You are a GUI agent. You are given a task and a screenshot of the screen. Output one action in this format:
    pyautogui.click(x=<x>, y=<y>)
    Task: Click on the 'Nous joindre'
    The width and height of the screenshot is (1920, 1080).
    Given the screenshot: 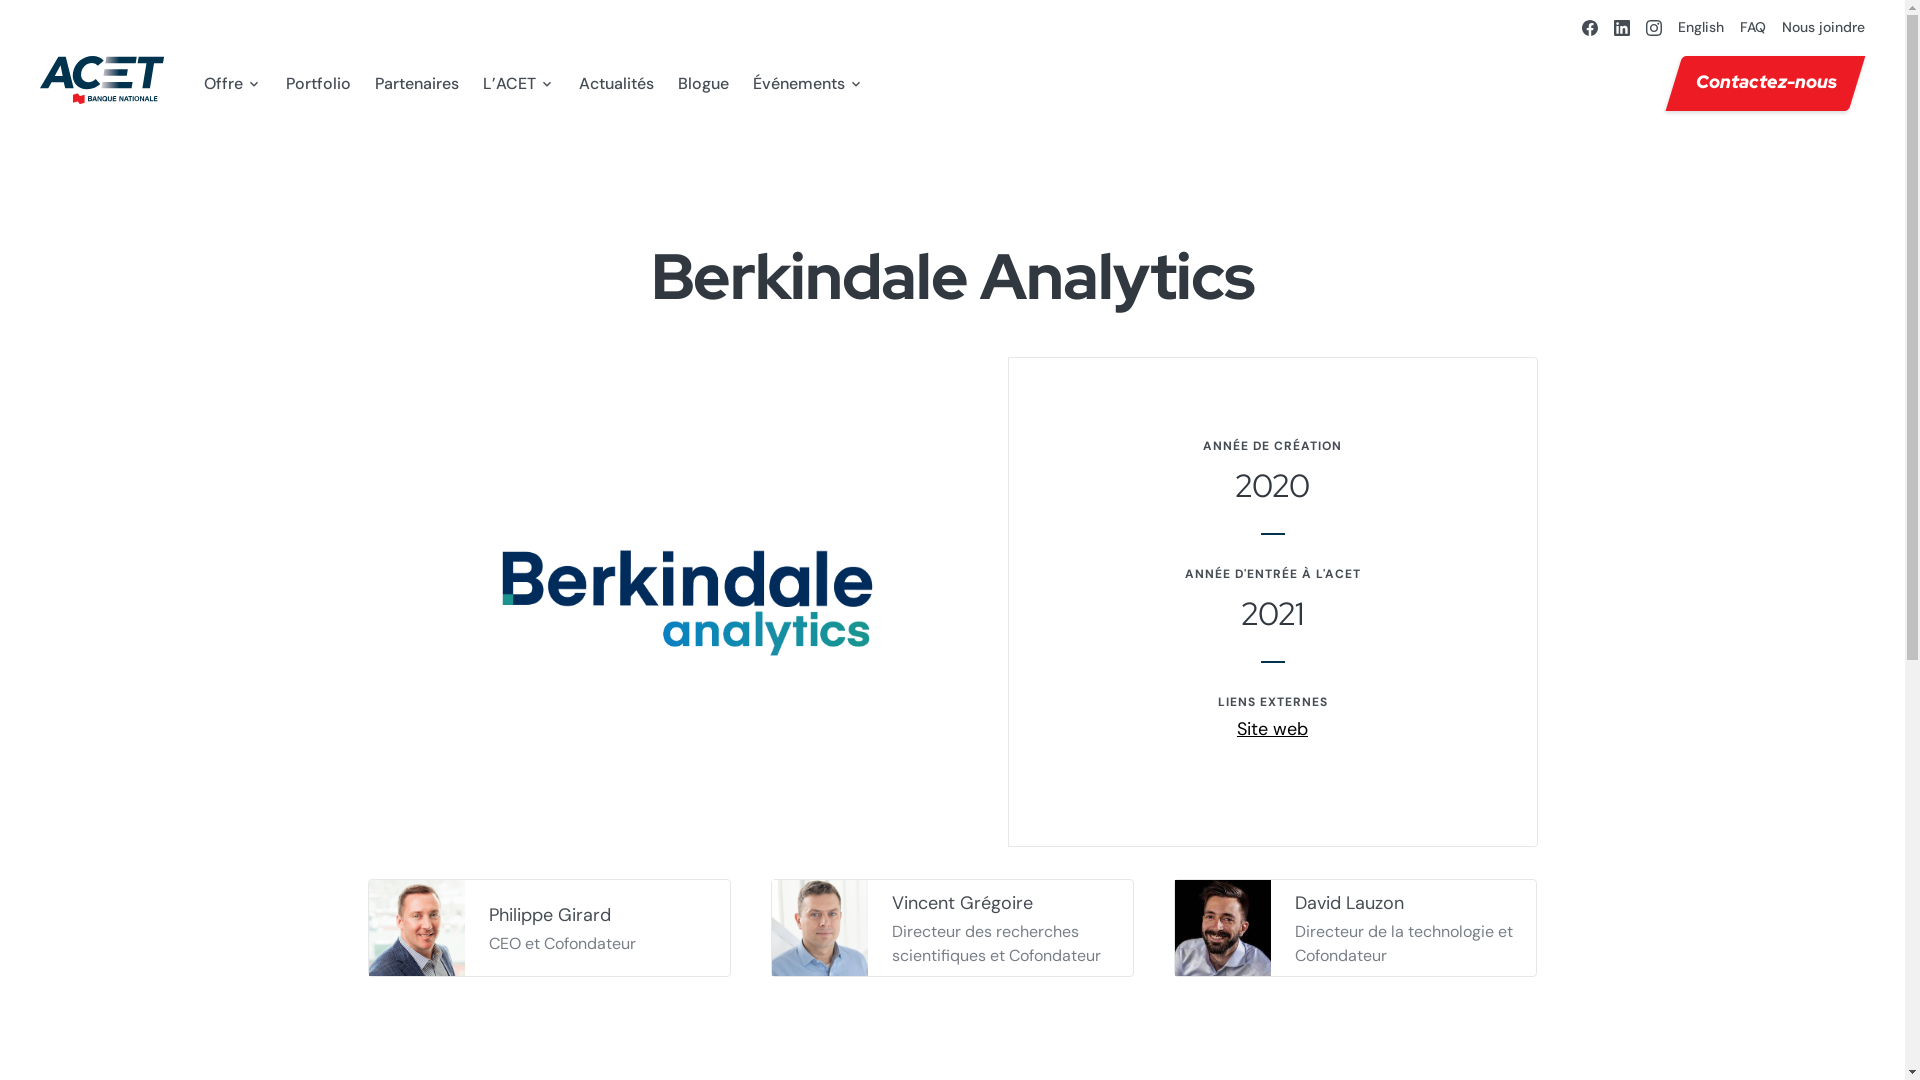 What is the action you would take?
    pyautogui.click(x=1823, y=27)
    